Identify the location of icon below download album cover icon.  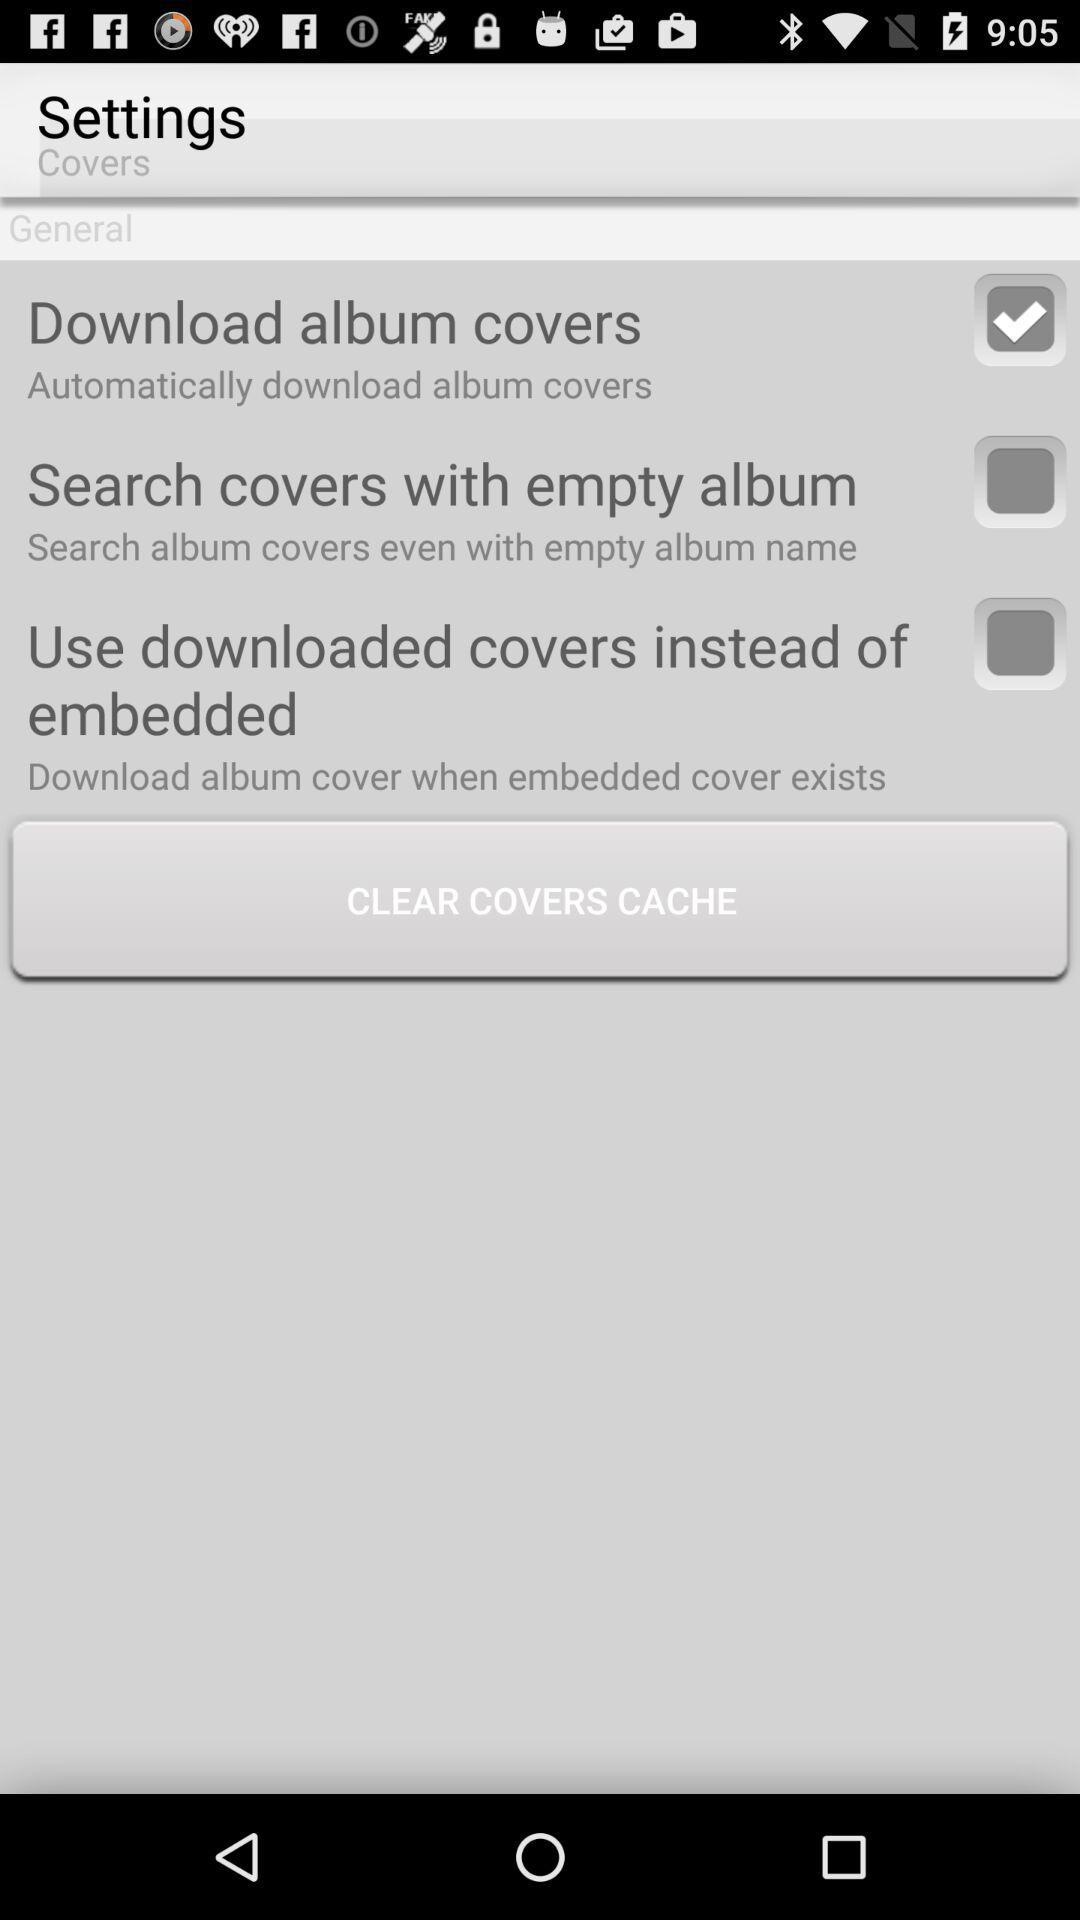
(540, 901).